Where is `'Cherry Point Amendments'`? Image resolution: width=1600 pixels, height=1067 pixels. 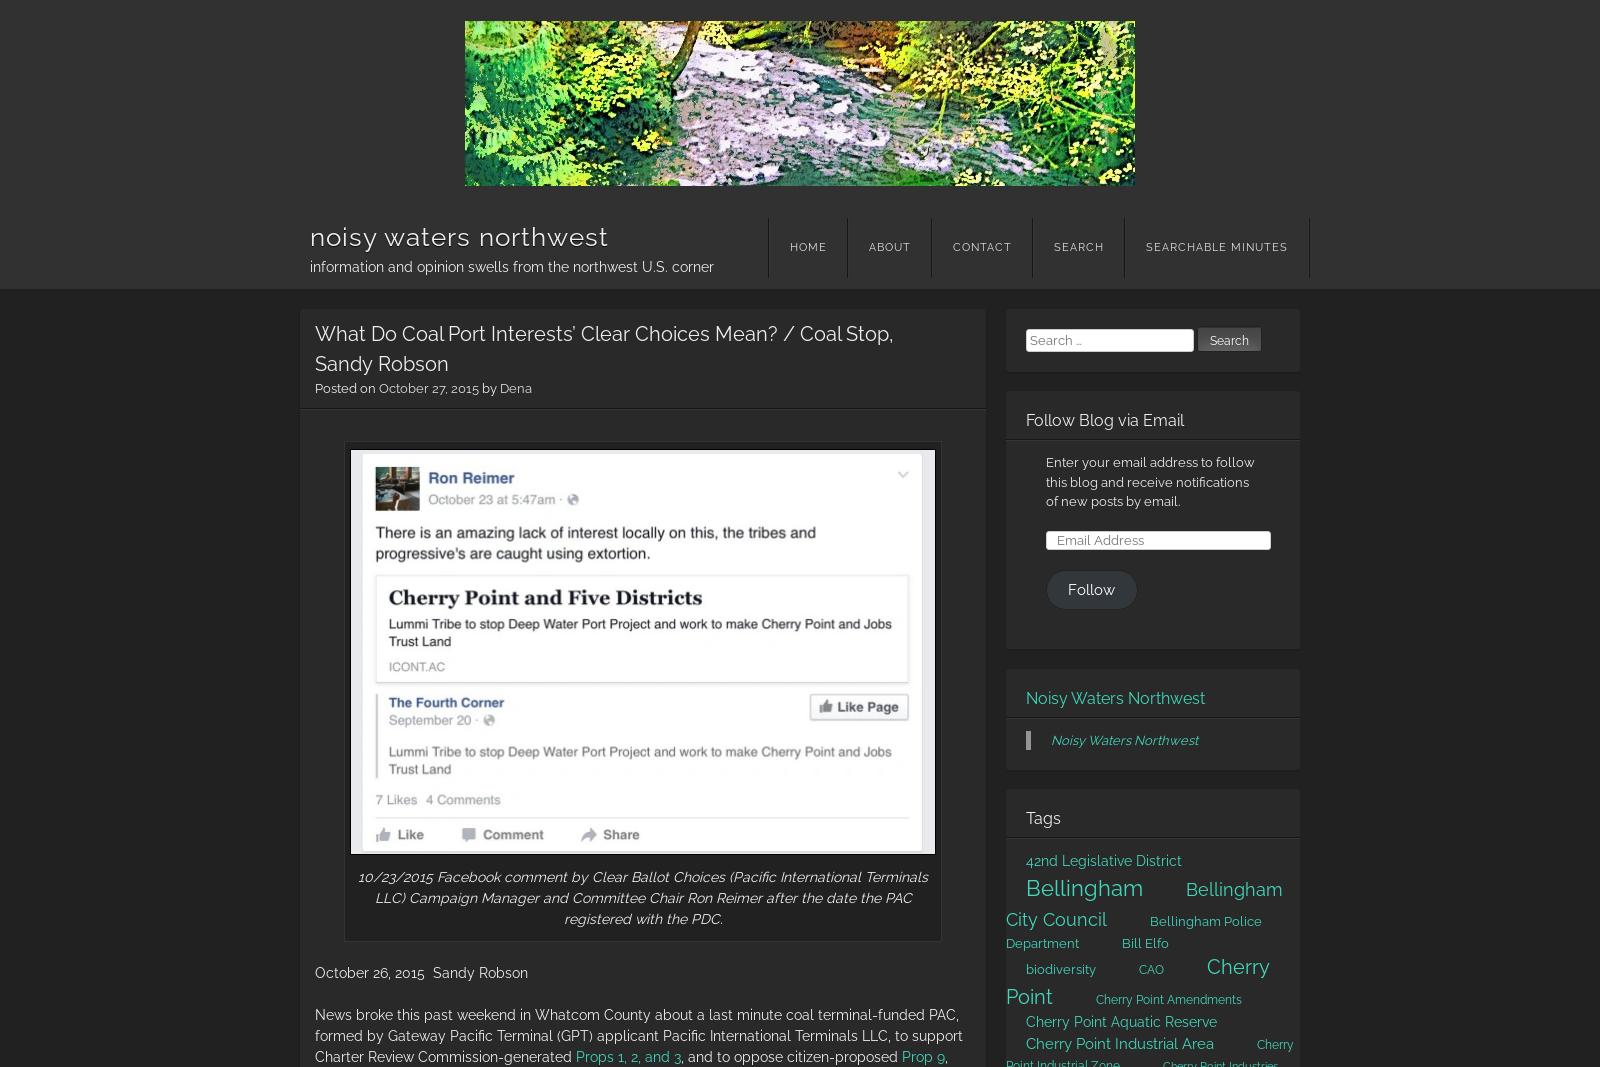 'Cherry Point Amendments' is located at coordinates (1168, 999).